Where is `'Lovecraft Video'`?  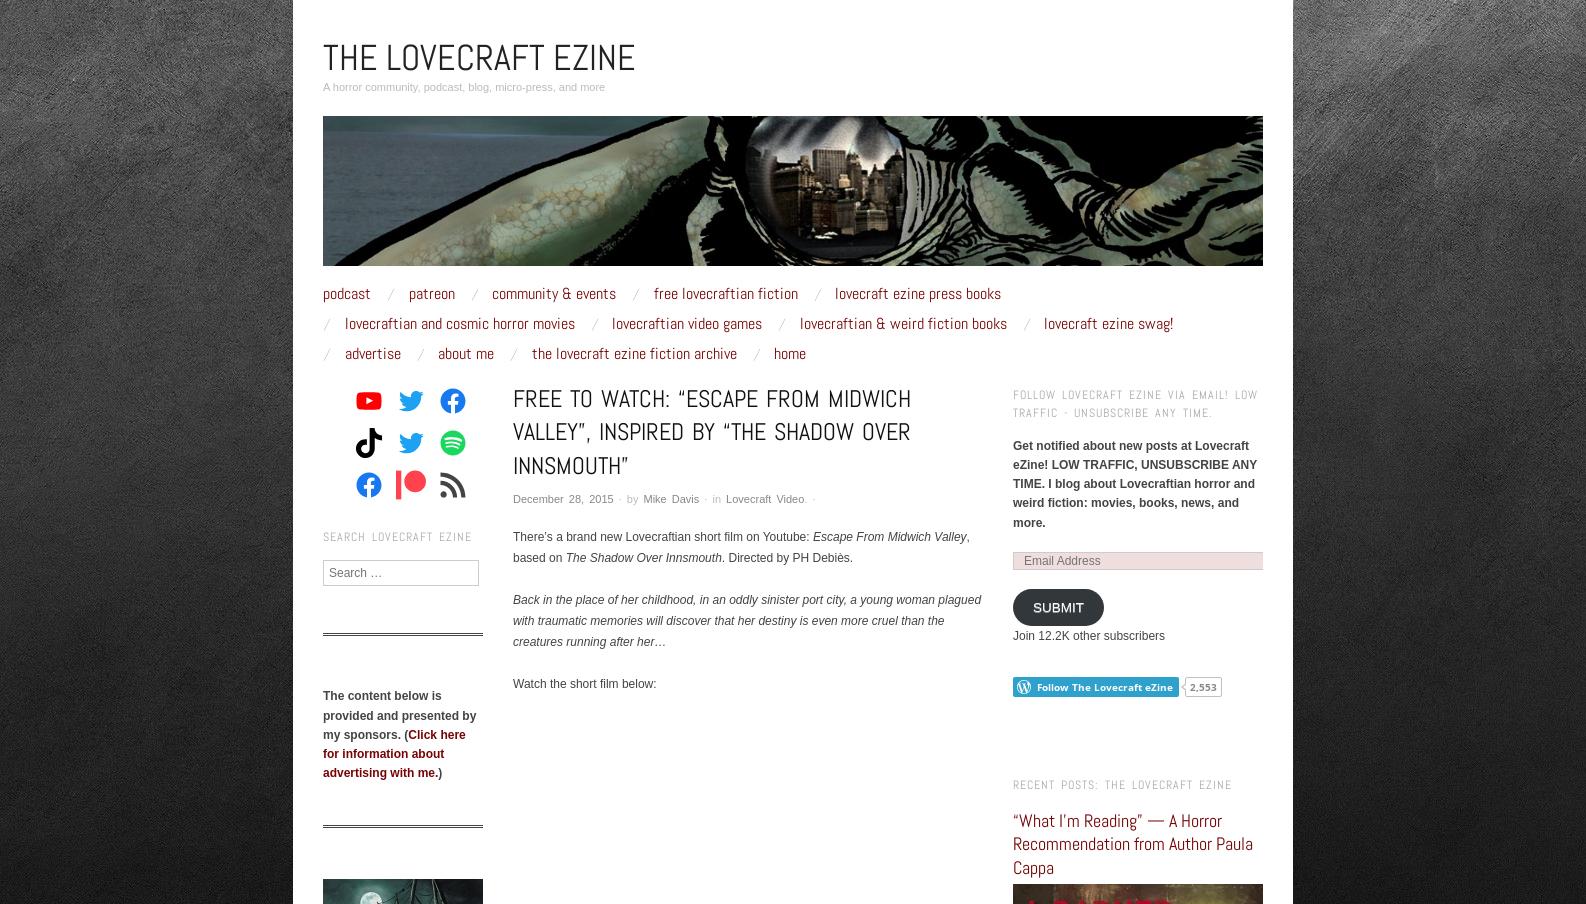
'Lovecraft Video' is located at coordinates (725, 497).